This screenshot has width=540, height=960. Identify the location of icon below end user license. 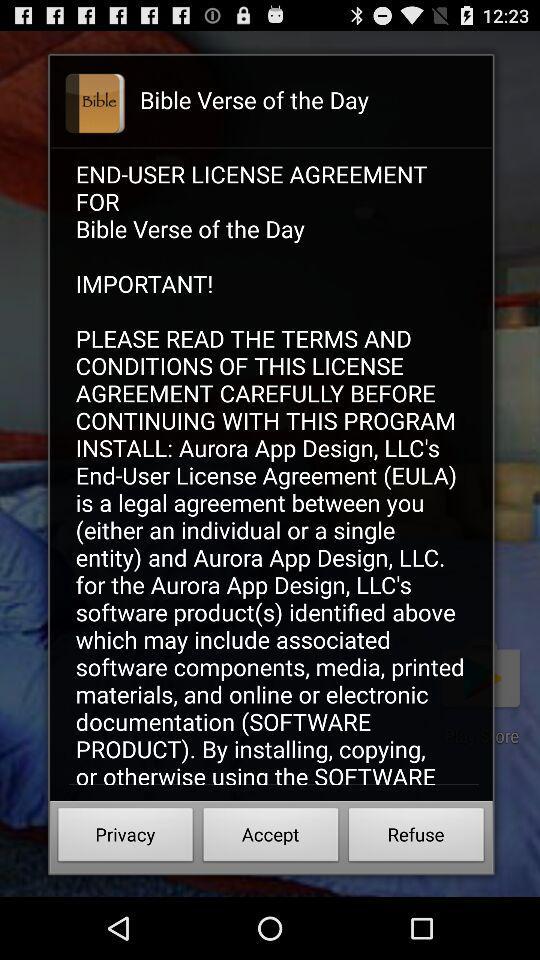
(415, 837).